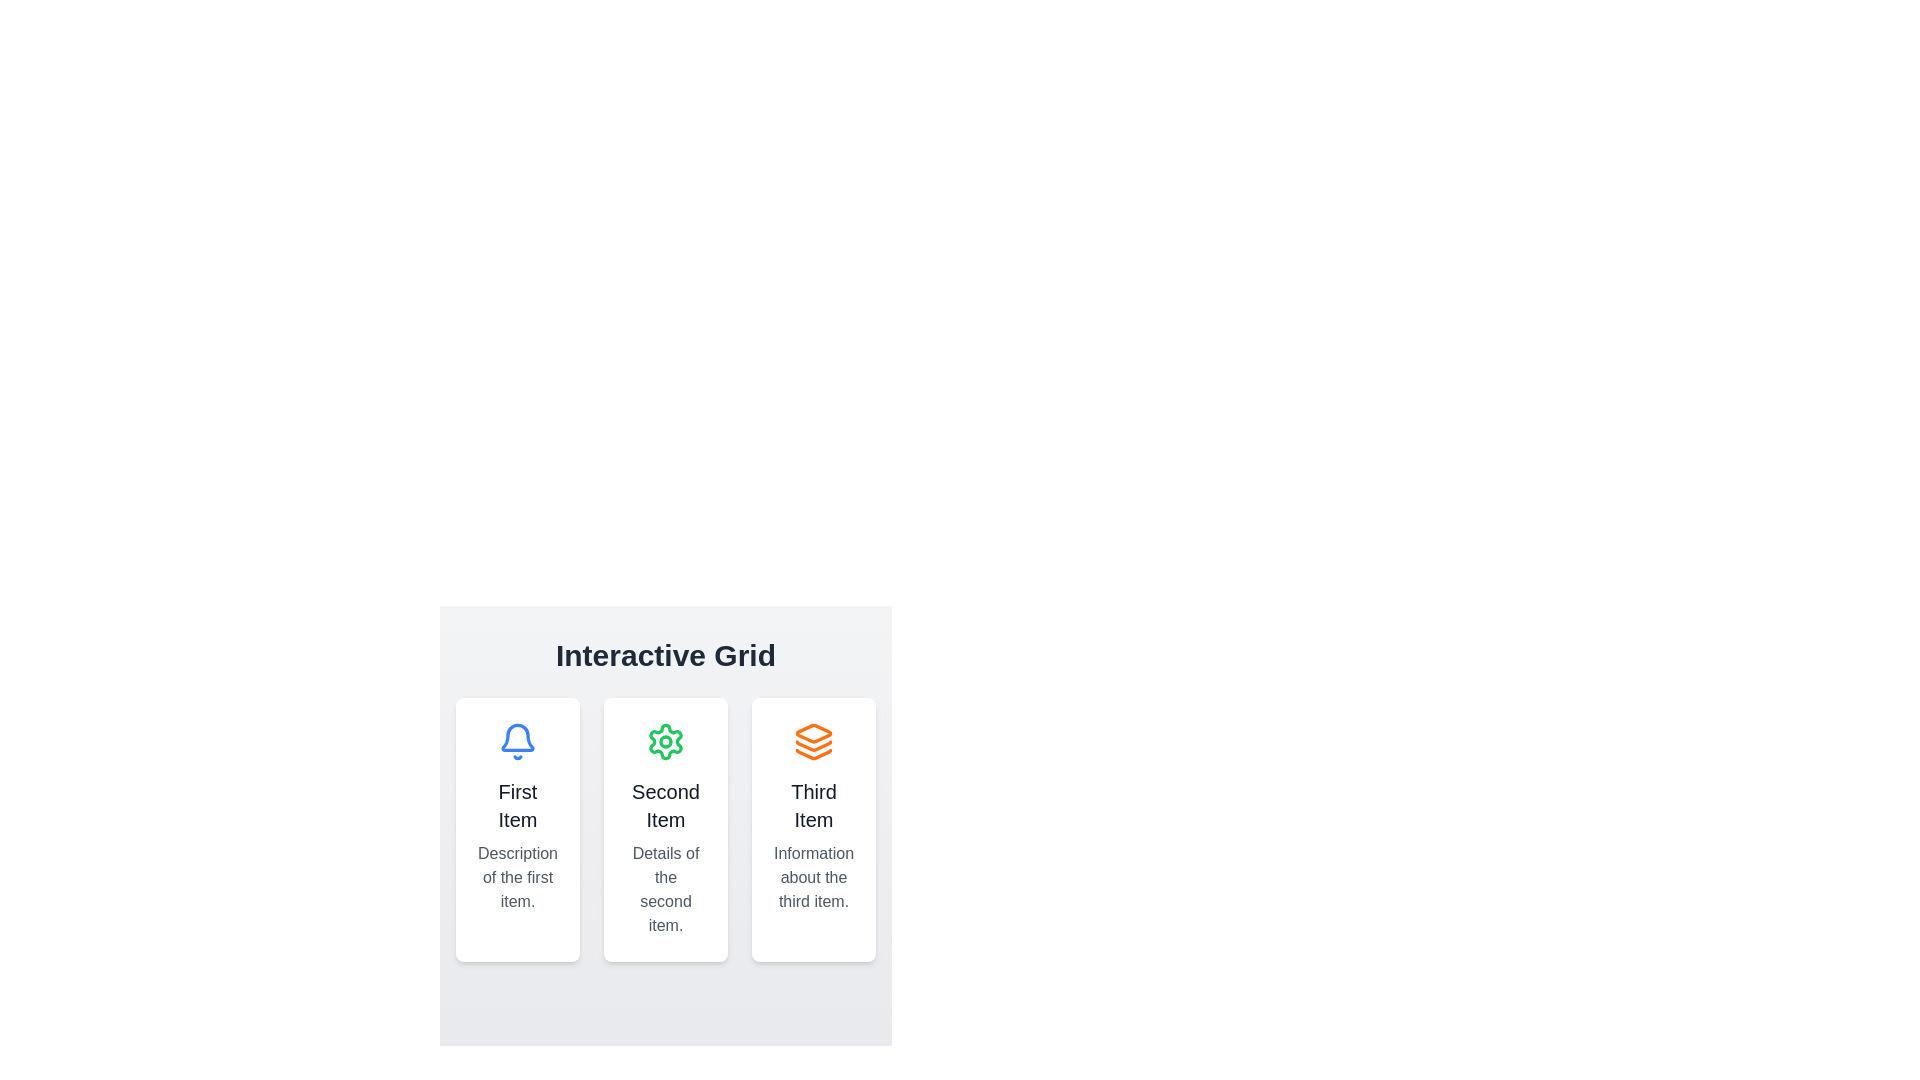  Describe the element at coordinates (814, 746) in the screenshot. I see `the middle layer of the three-layer stack icon, which is illustrated in an orange line-color and located in the 'Third Item' section of the grid layout` at that location.